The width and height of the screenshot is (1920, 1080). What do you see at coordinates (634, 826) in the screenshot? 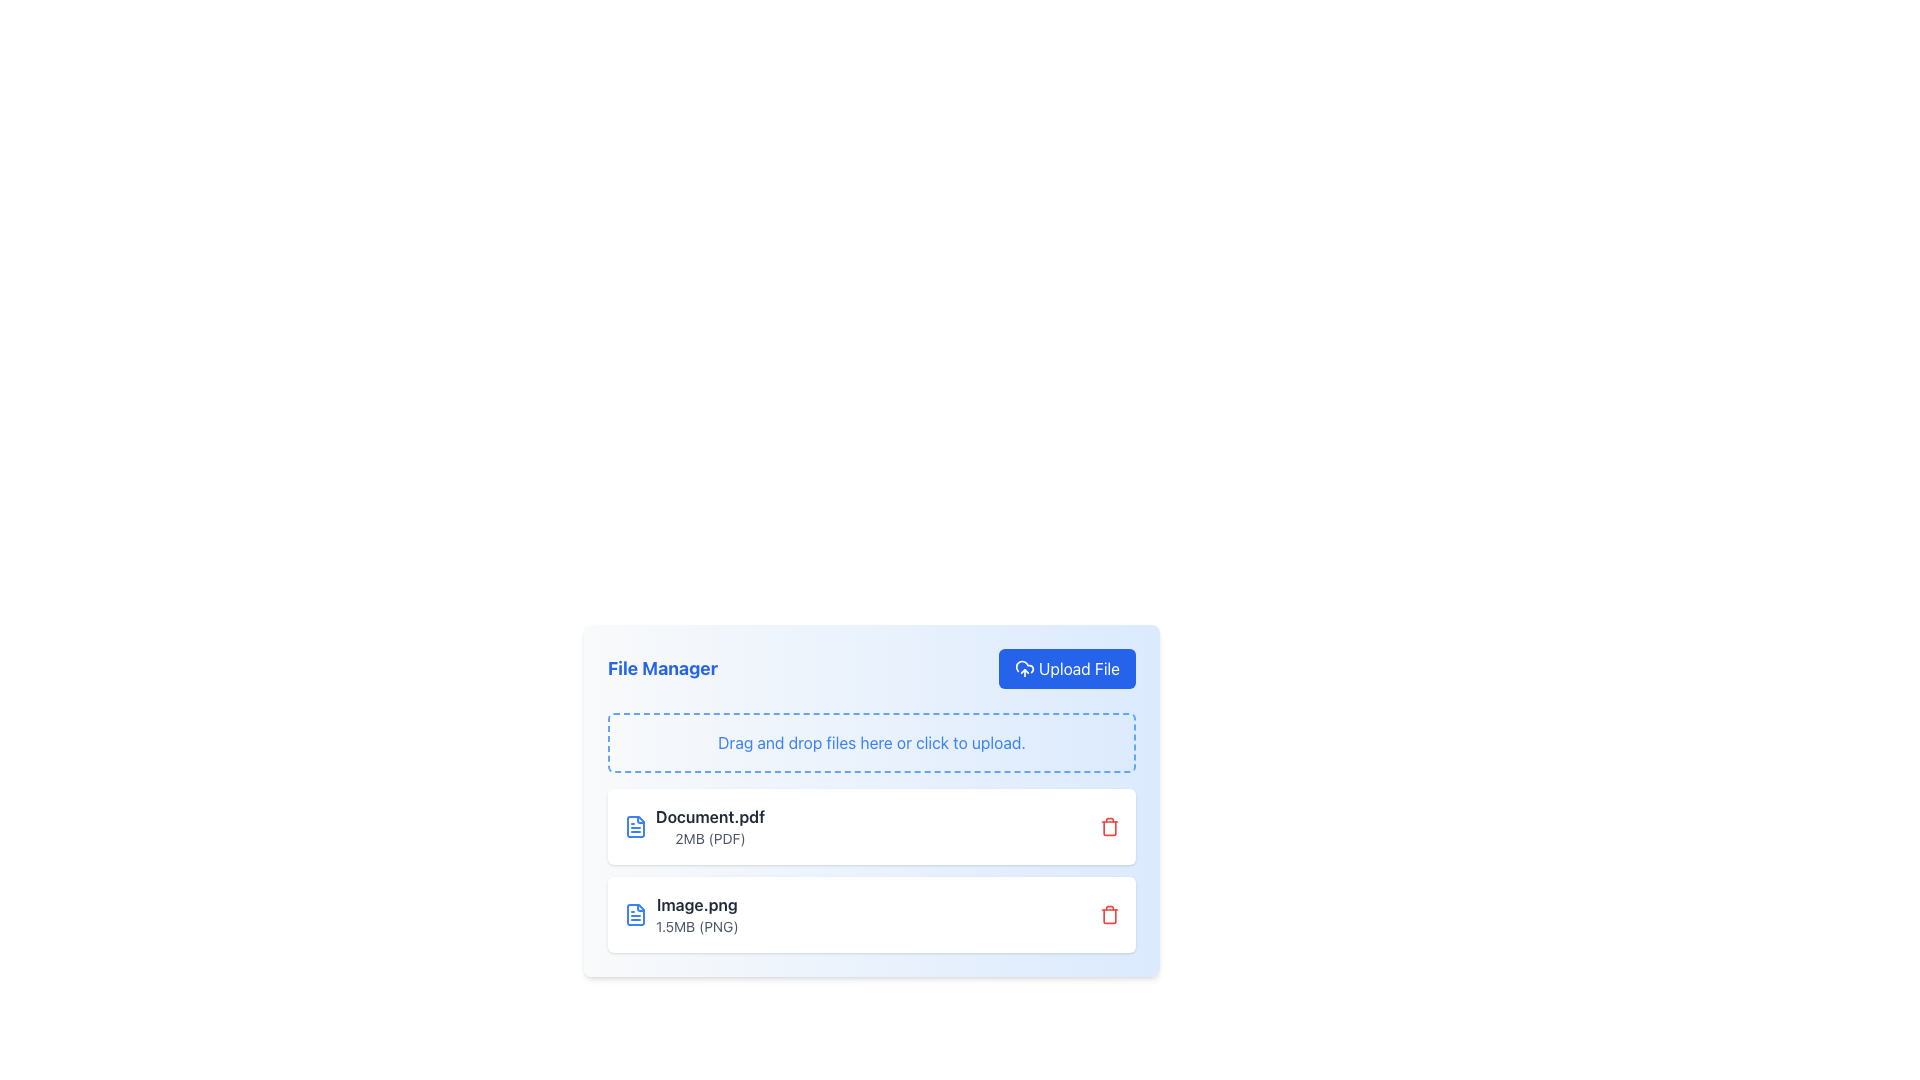
I see `the file icon with a blue outline and white fill, which has a document-like shape and is located near the text 'Document.pdf 2MB (PDF)'` at bounding box center [634, 826].